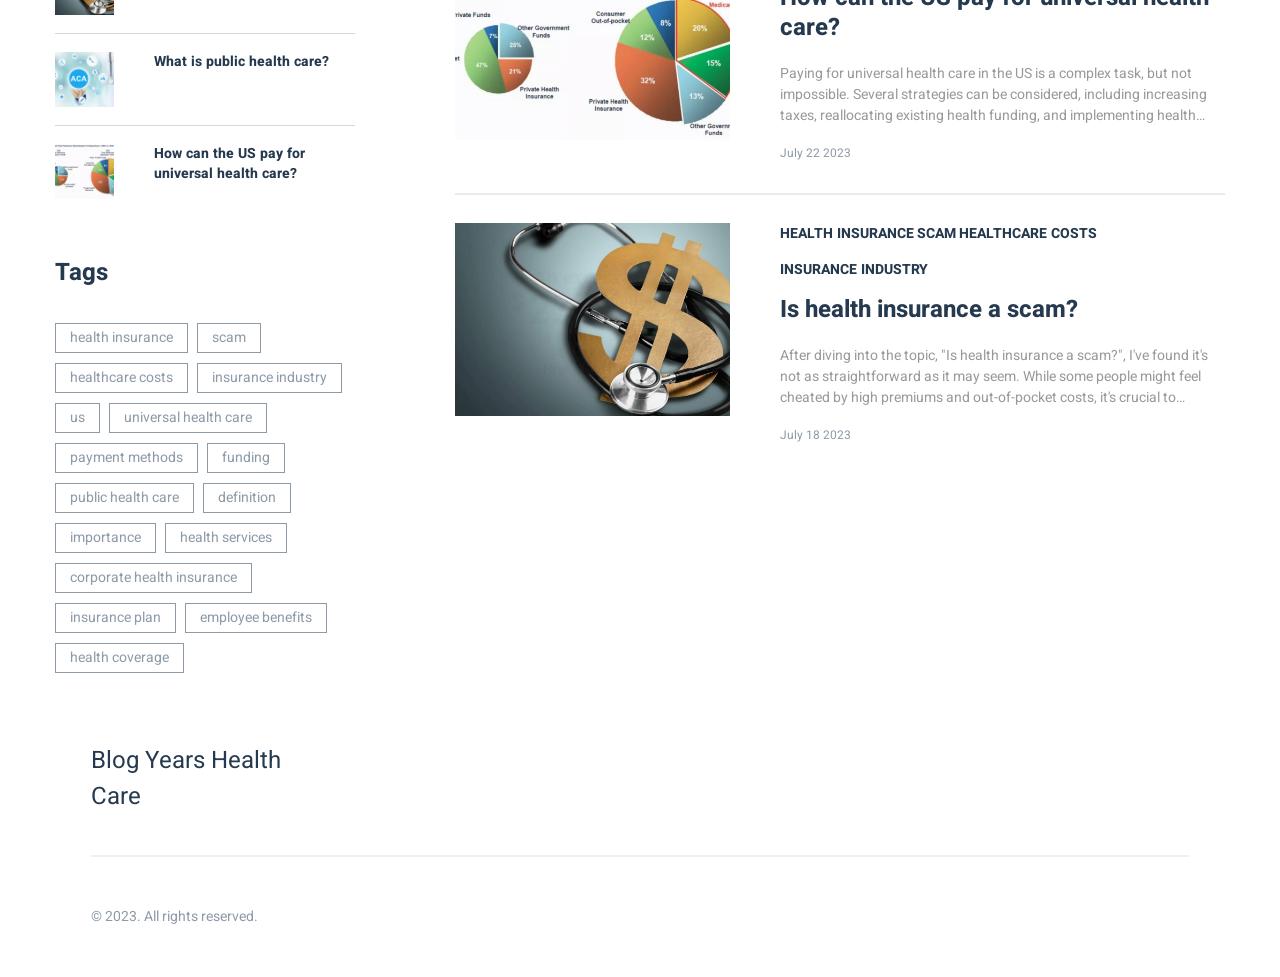 This screenshot has height=977, width=1280. Describe the element at coordinates (815, 152) in the screenshot. I see `'July 22 2023'` at that location.